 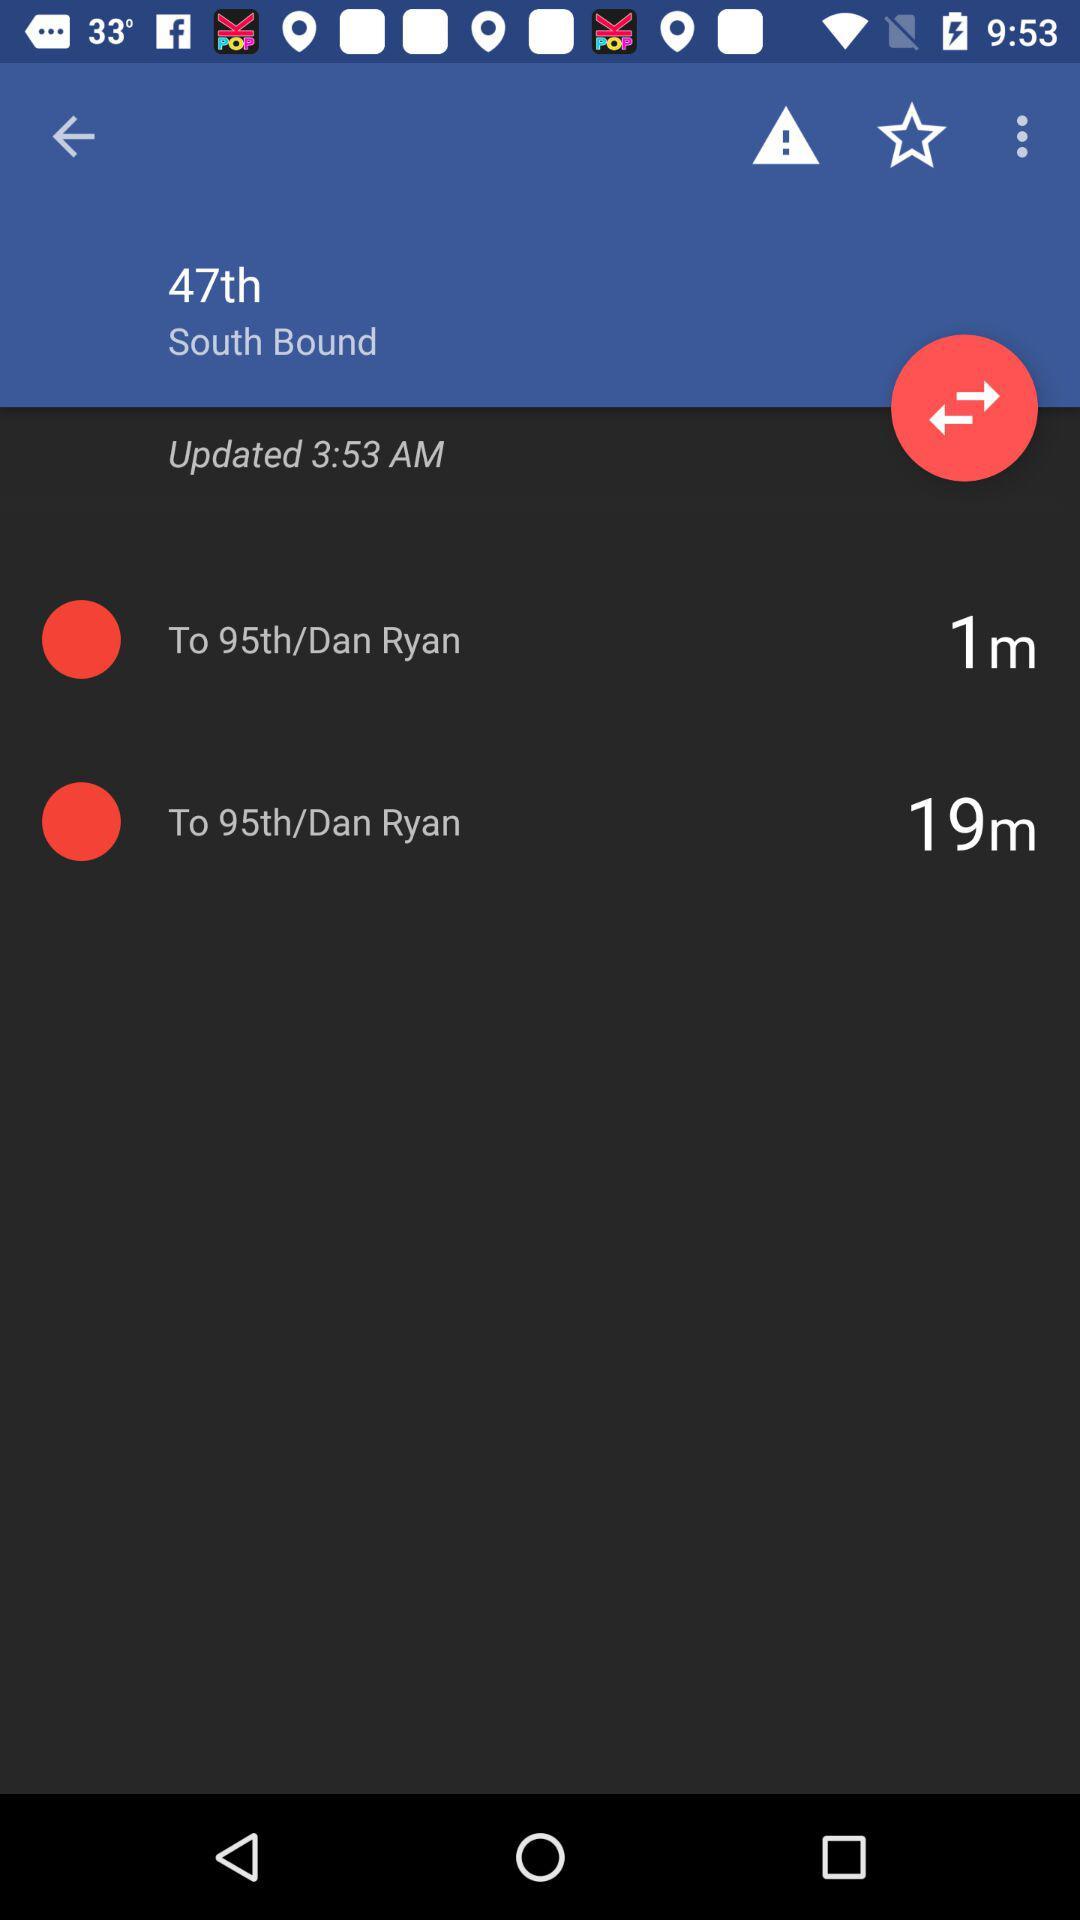 I want to click on the item next to the south bound icon, so click(x=963, y=407).